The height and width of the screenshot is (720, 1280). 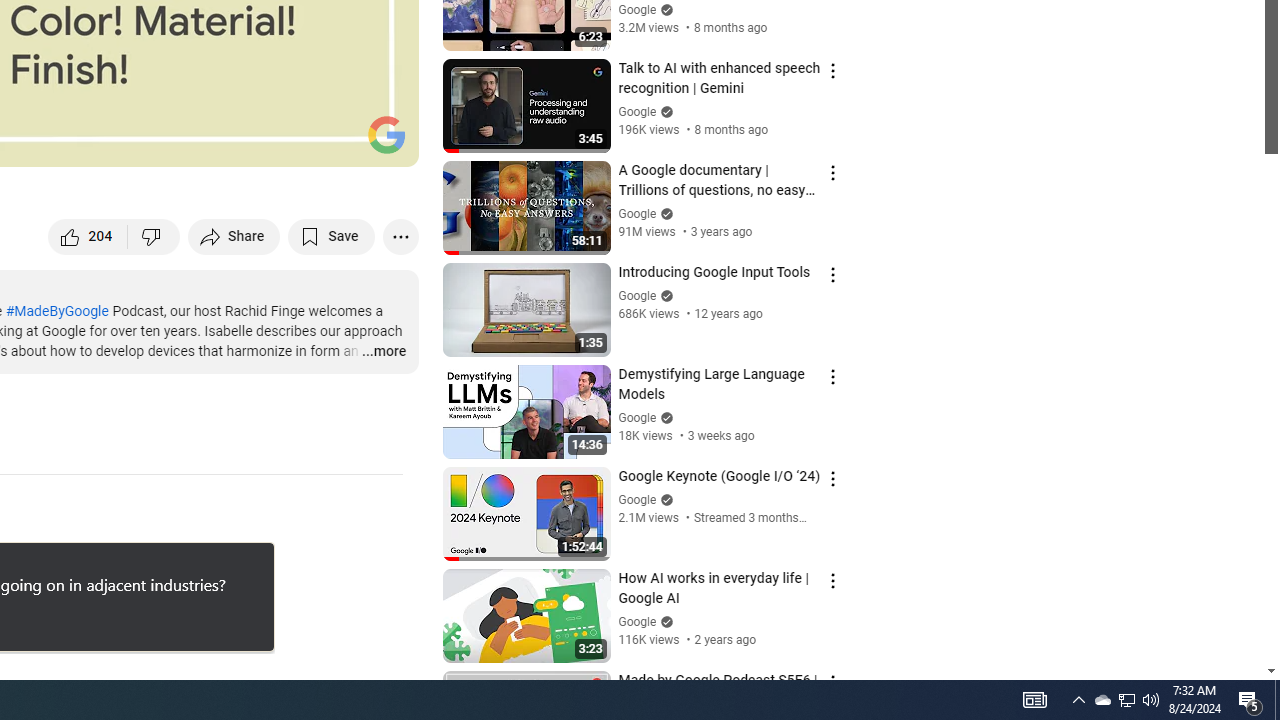 I want to click on 'Channel watermark', so click(x=386, y=135).